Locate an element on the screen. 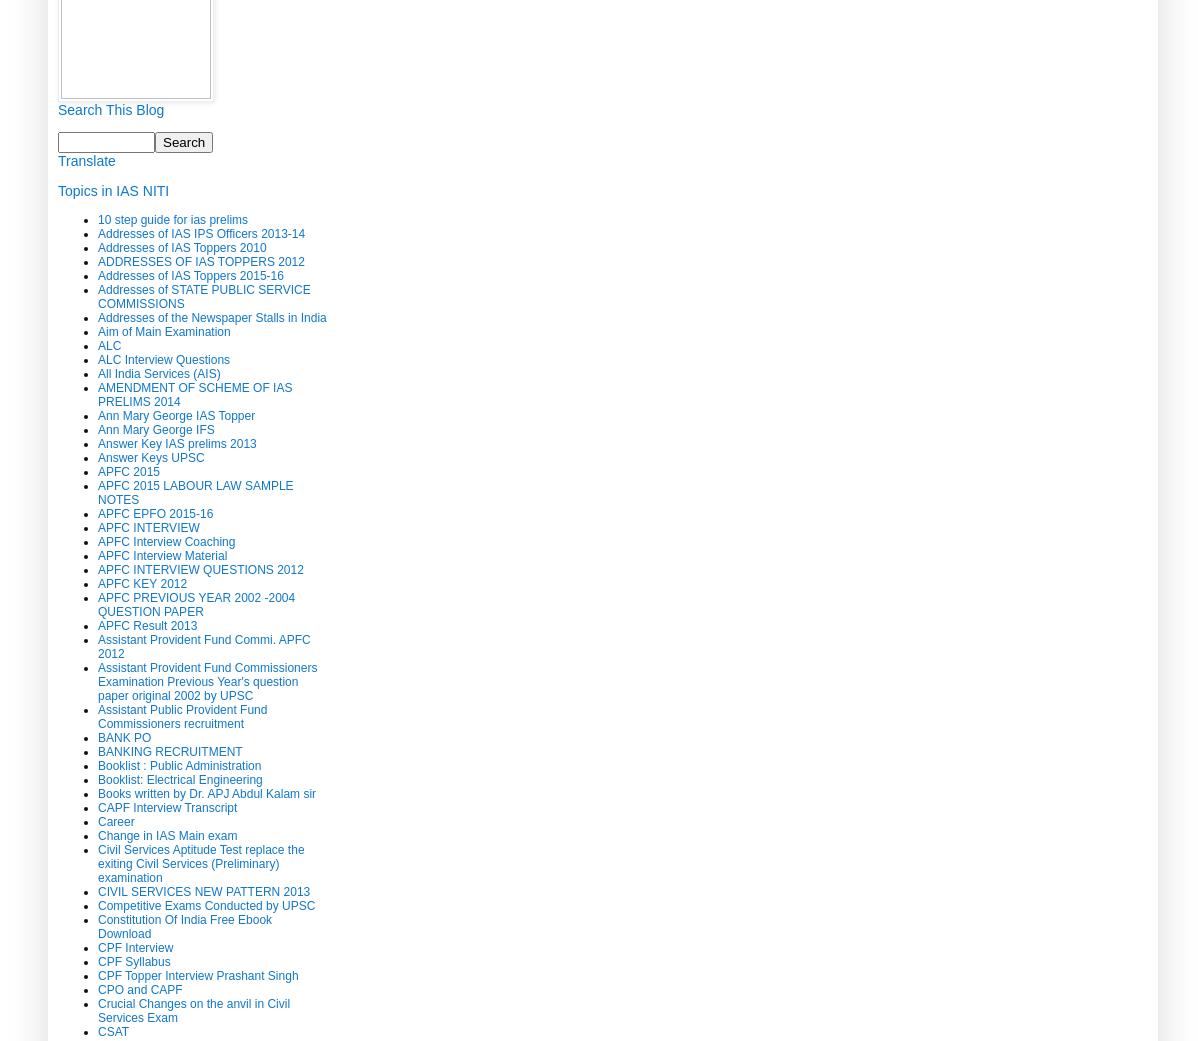 Image resolution: width=1198 pixels, height=1041 pixels. 'APFC INTERVIEW' is located at coordinates (147, 526).